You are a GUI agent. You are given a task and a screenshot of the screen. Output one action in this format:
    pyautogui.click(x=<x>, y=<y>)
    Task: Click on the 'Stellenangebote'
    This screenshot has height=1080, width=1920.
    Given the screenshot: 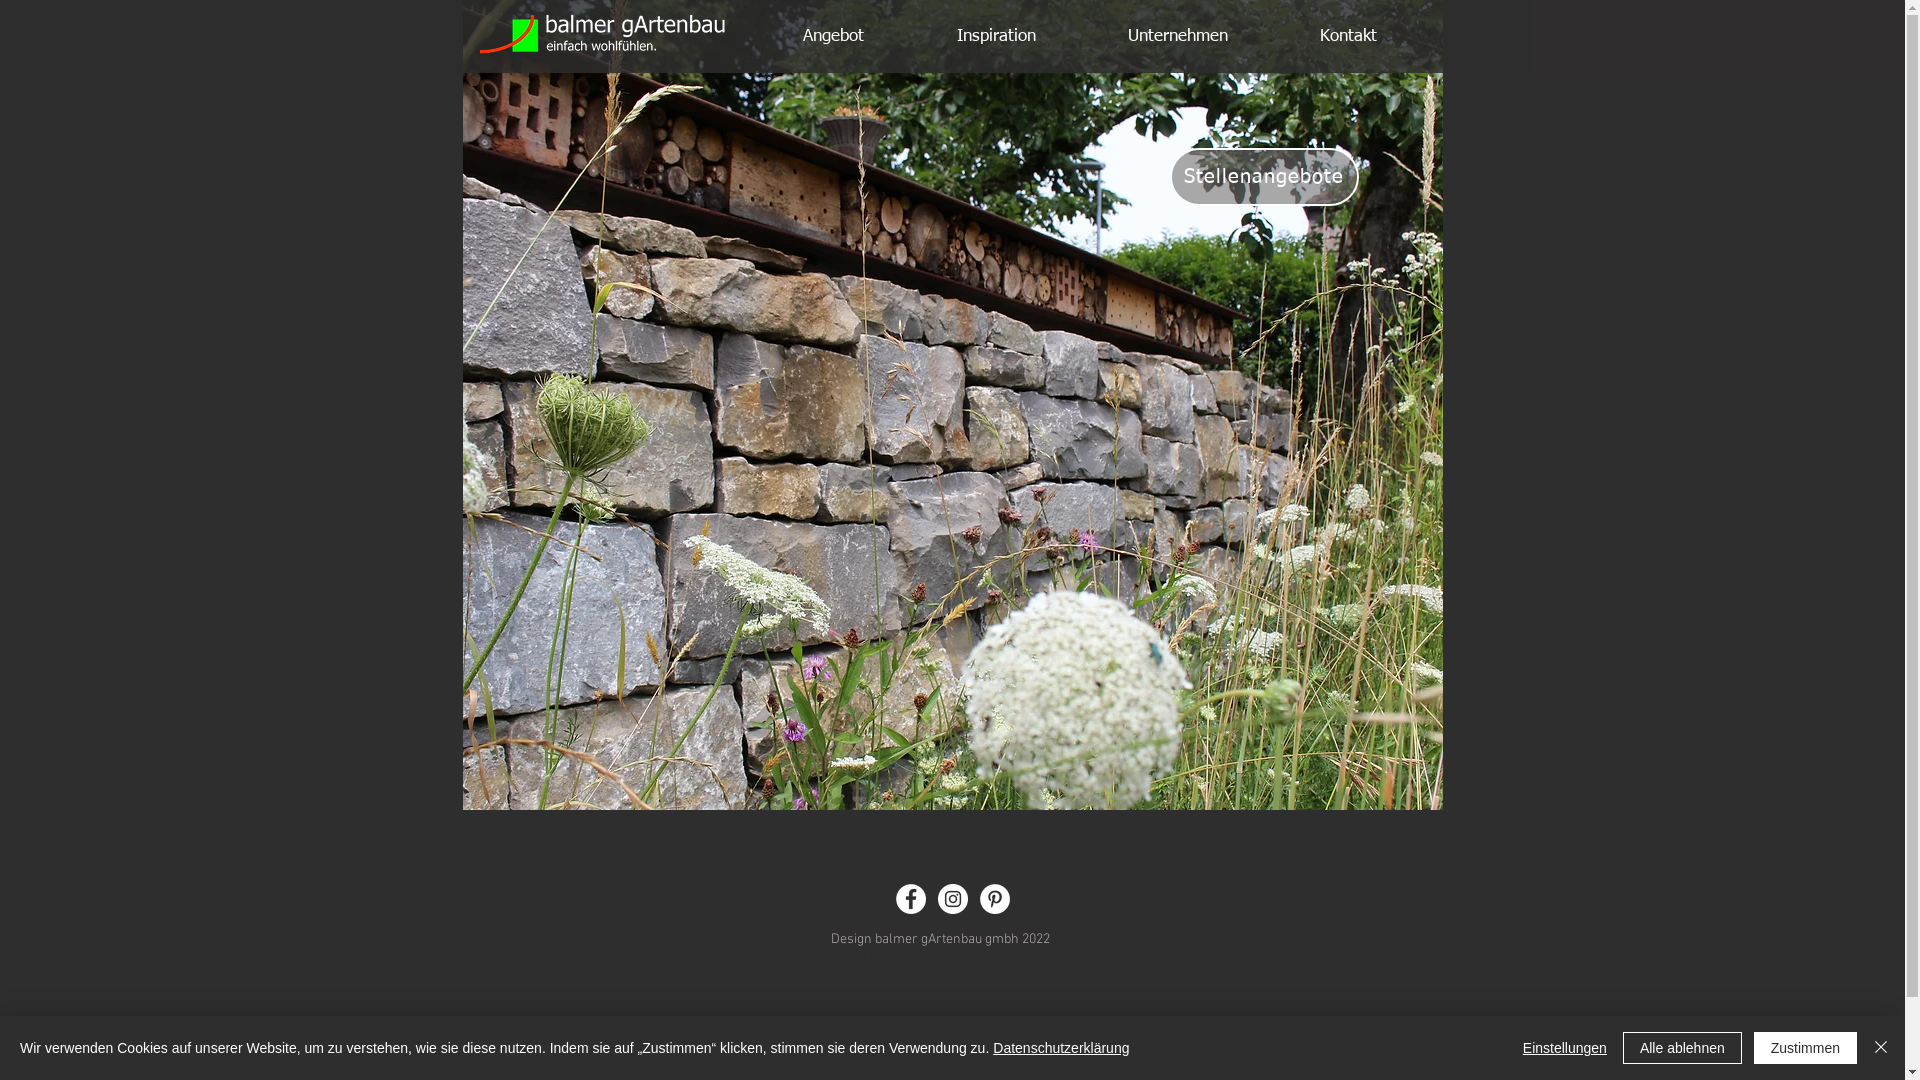 What is the action you would take?
    pyautogui.click(x=1263, y=176)
    